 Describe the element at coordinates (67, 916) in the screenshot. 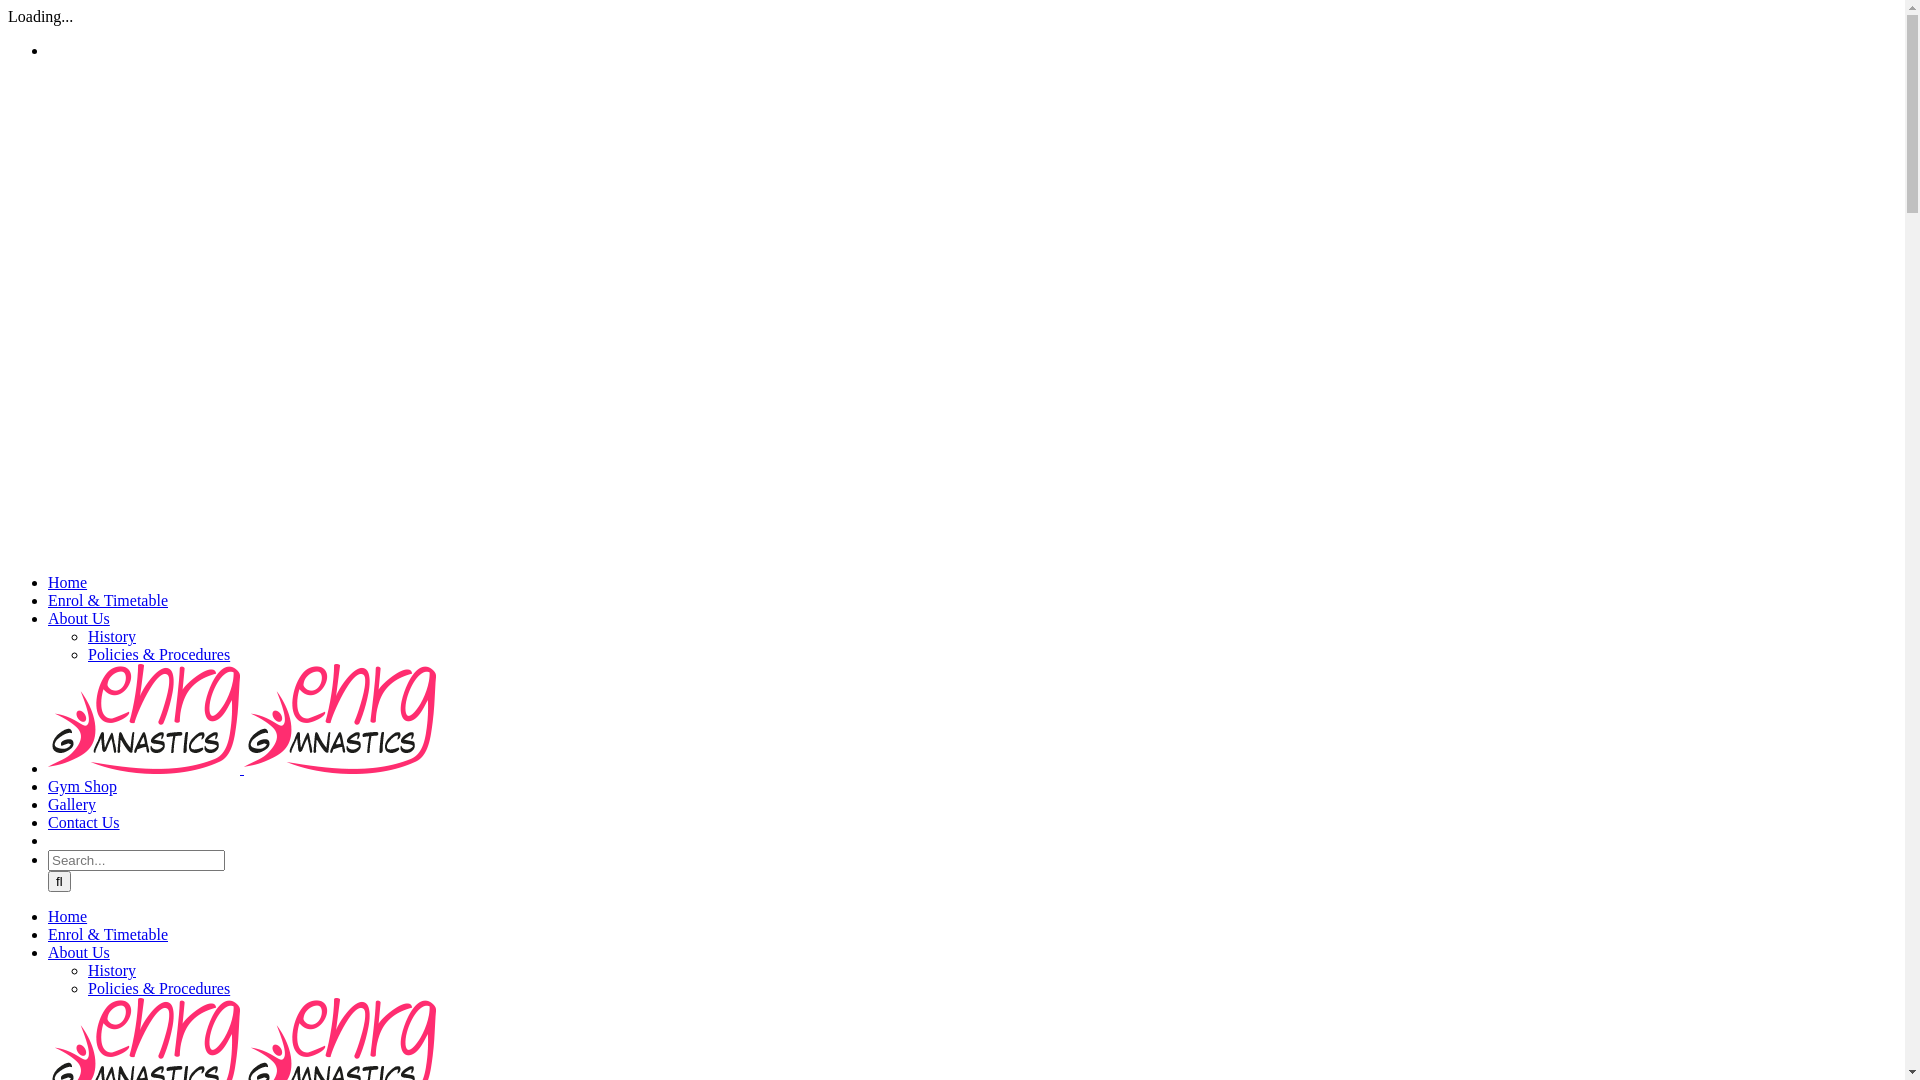

I see `'Home'` at that location.